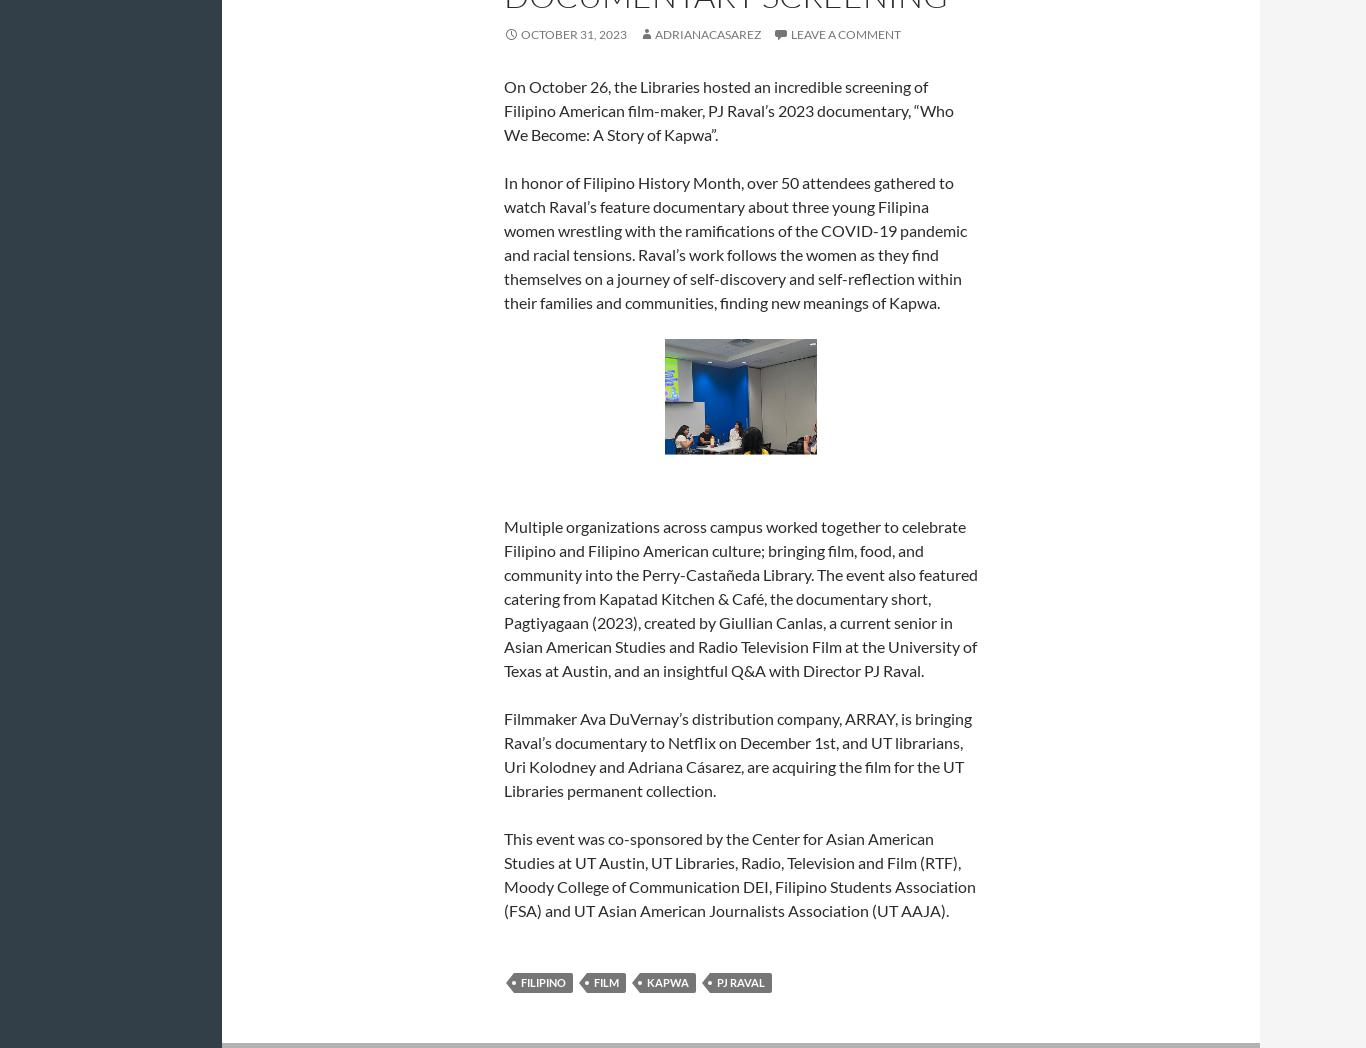 This screenshot has height=1048, width=1366. Describe the element at coordinates (605, 981) in the screenshot. I see `'film'` at that location.